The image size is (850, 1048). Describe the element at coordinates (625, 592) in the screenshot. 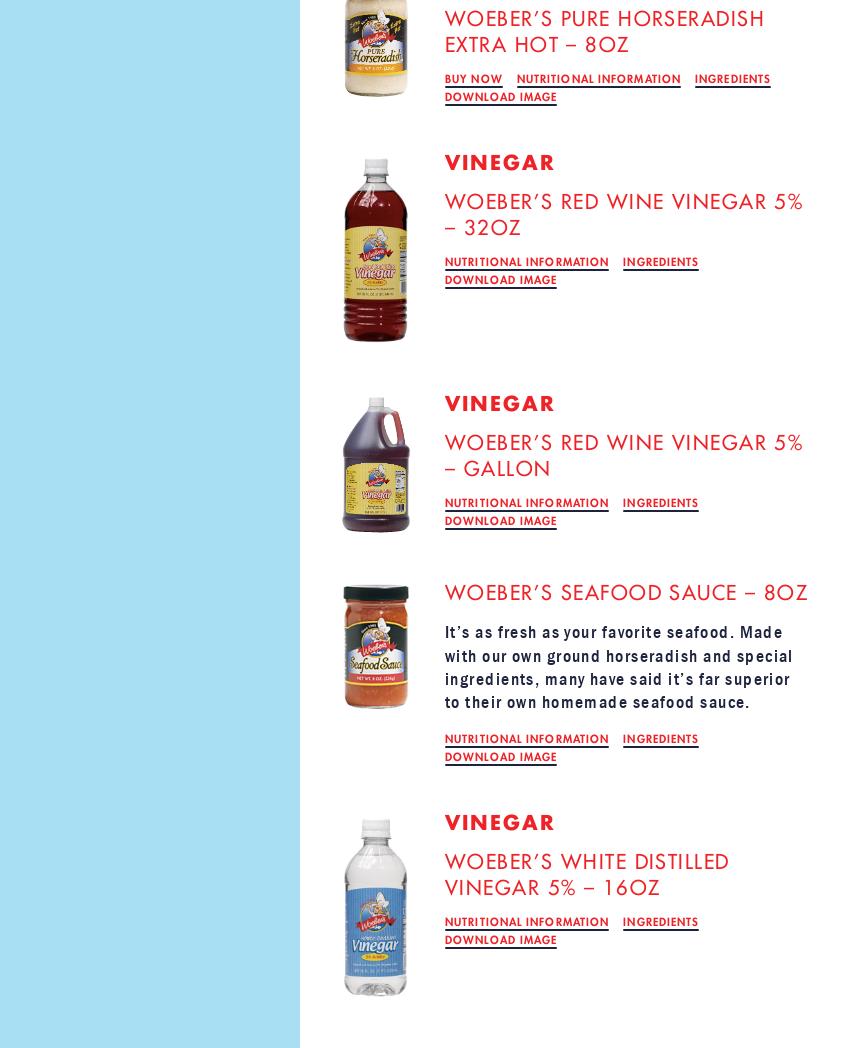

I see `'Woeber’s SEAFOOD SAUCE – 8OZ'` at that location.